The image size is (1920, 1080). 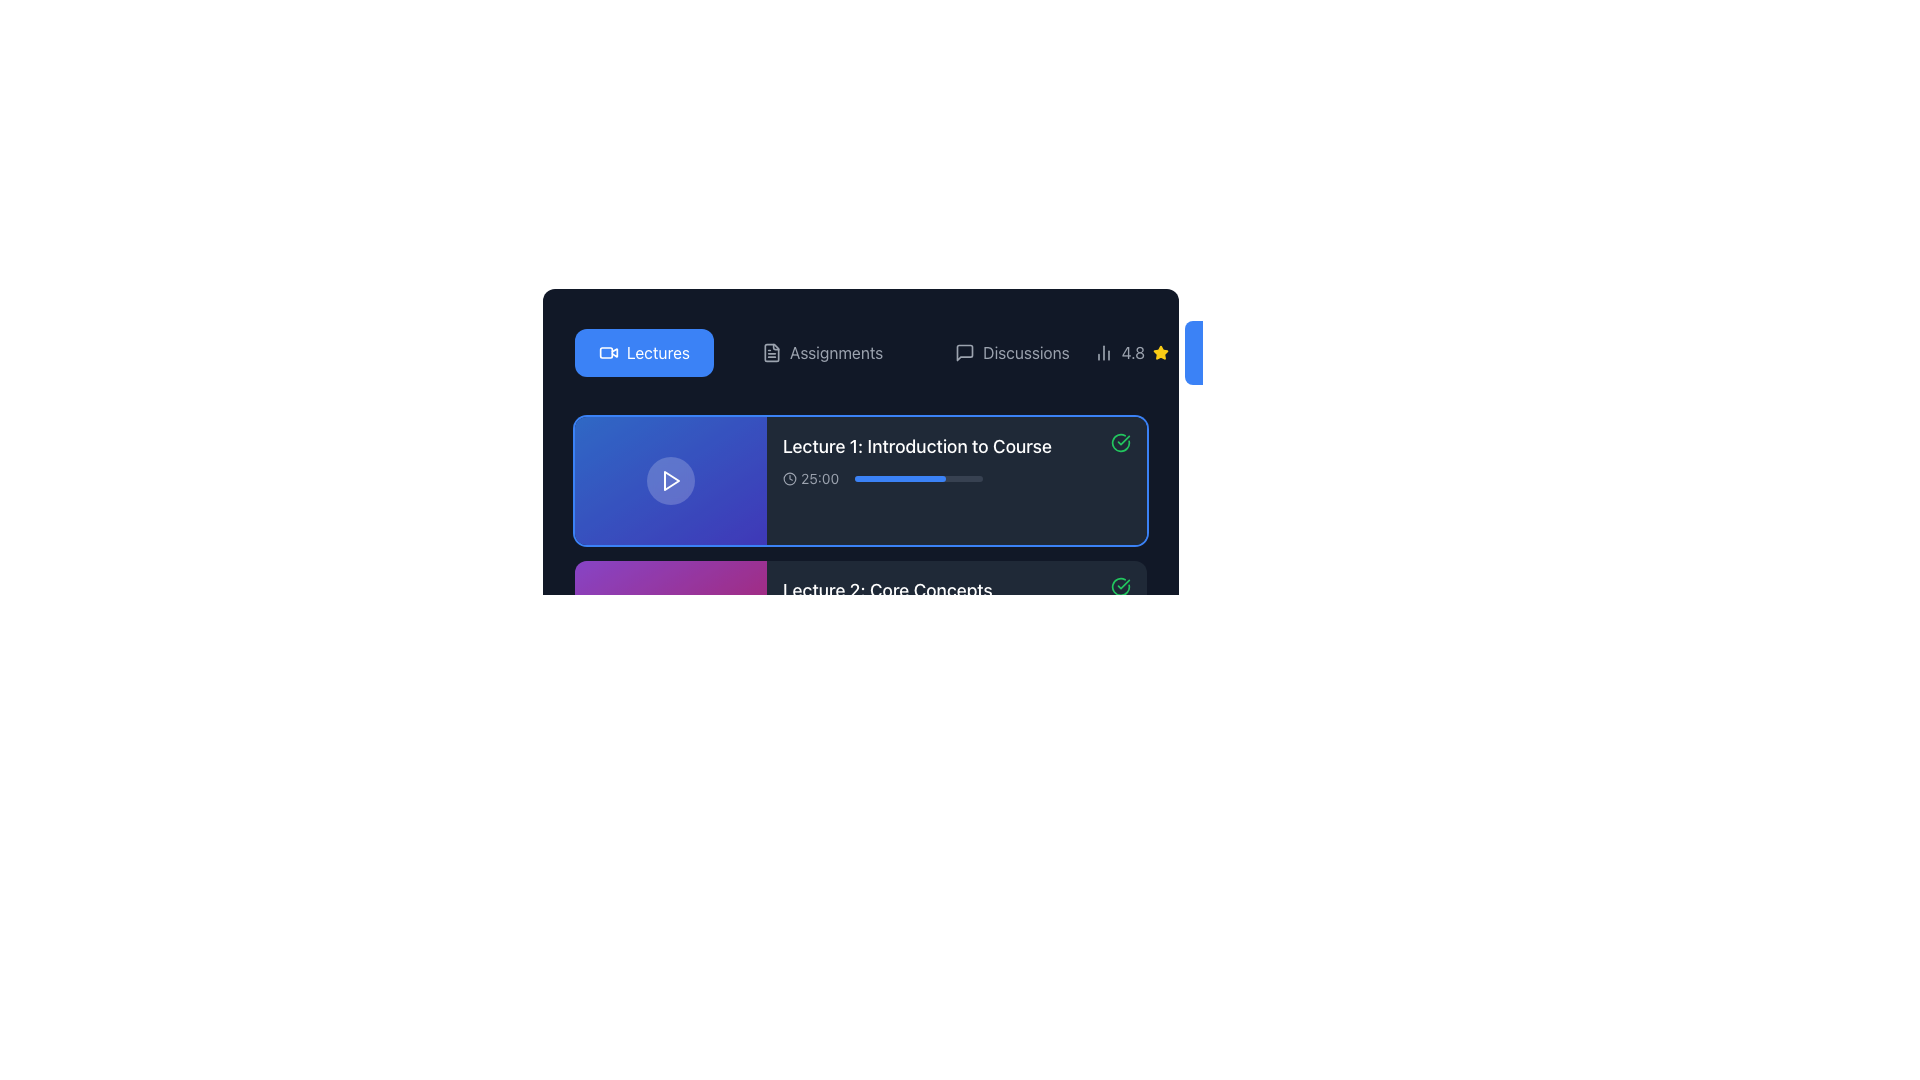 I want to click on the comments or messages icon located in the top-right corner of the interface, adjacent to numeric and star ratings, so click(x=965, y=352).